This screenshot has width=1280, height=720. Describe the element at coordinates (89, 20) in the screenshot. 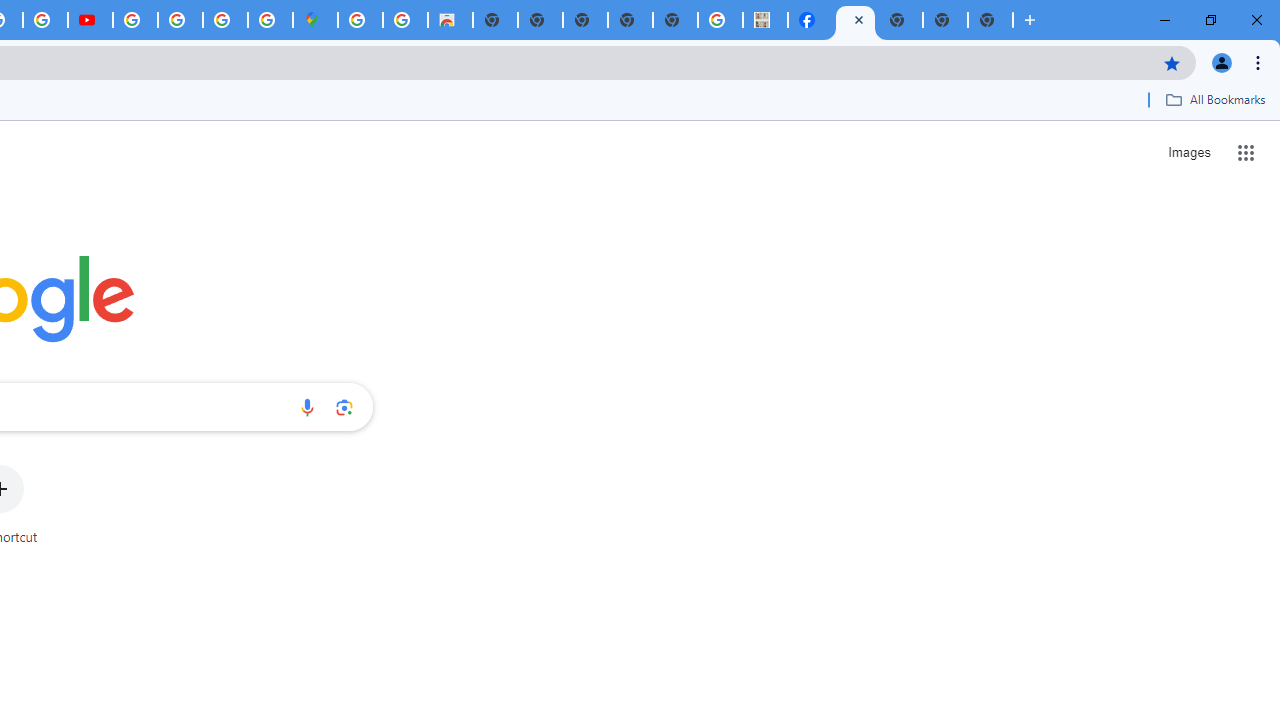

I see `'Subscriptions - YouTube'` at that location.